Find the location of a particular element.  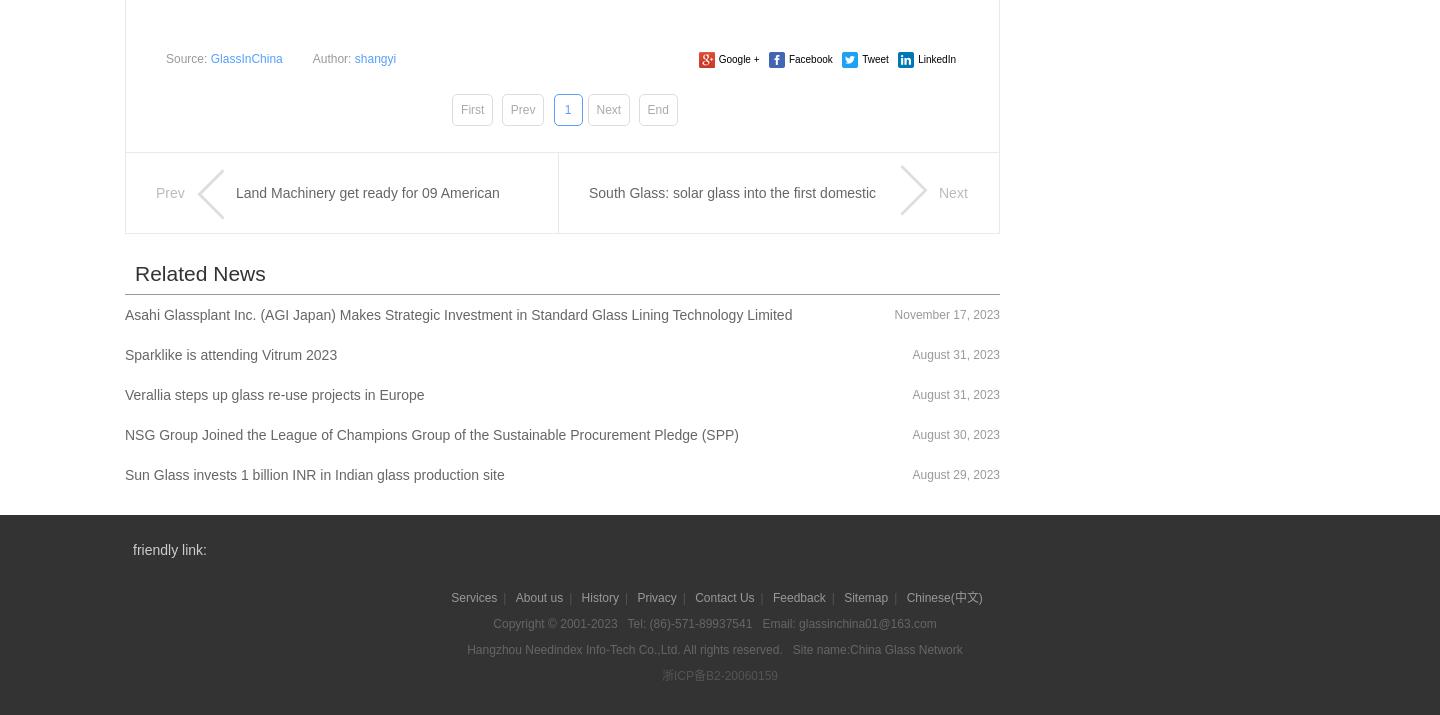

'Google +' is located at coordinates (717, 58).